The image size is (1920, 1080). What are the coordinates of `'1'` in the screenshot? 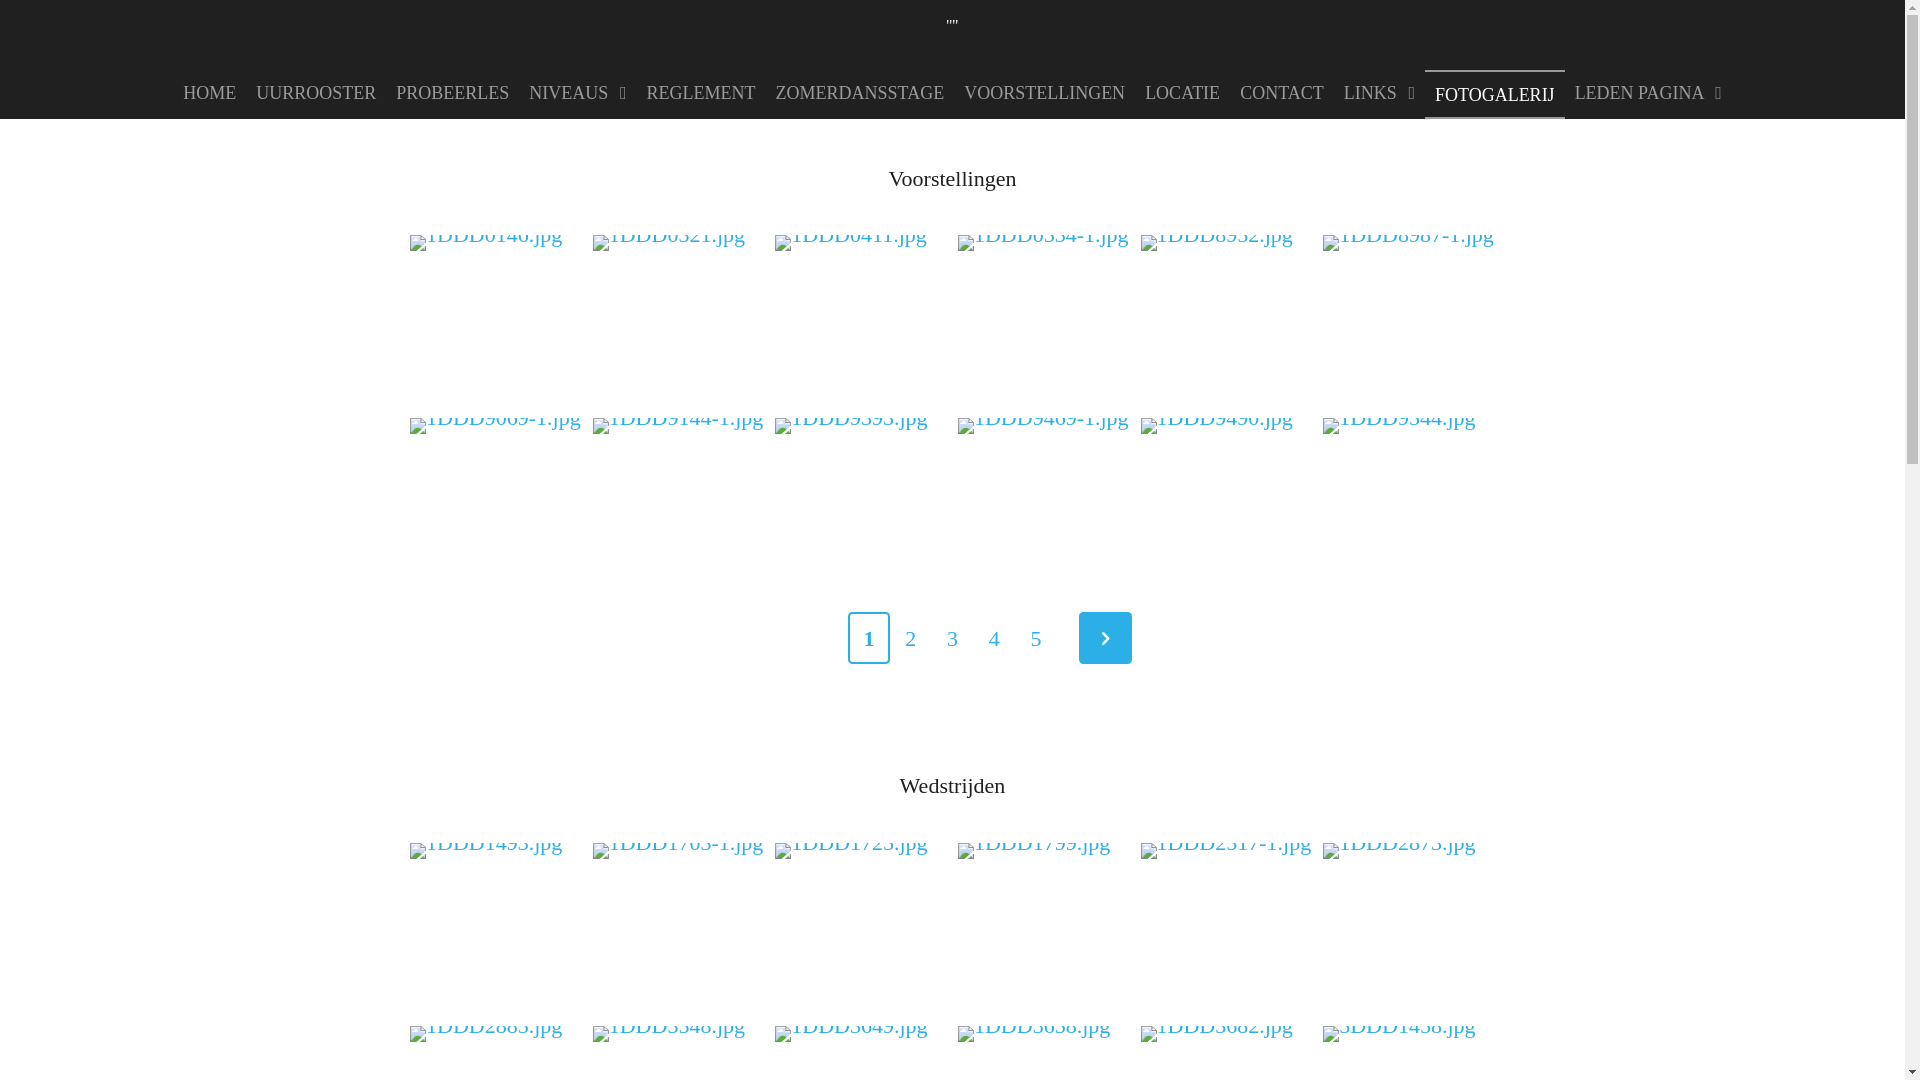 It's located at (868, 638).